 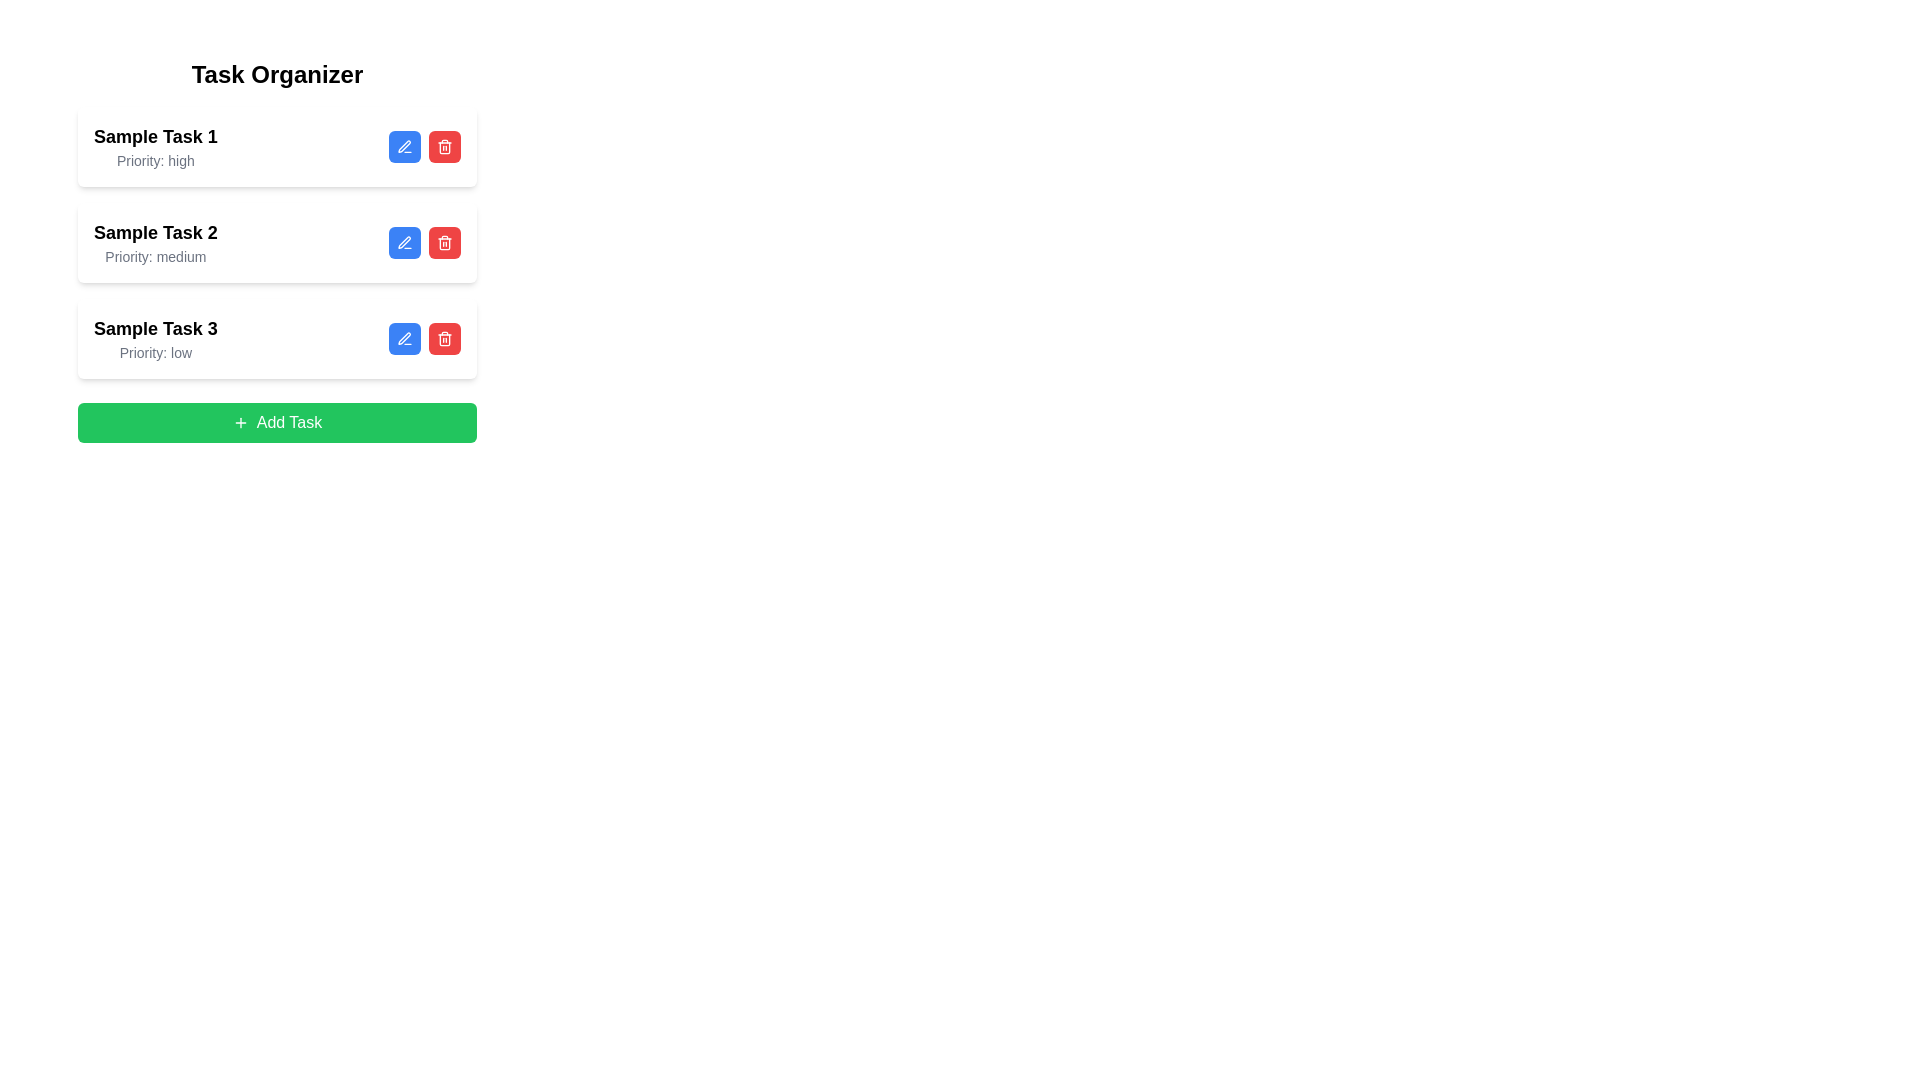 I want to click on the third task card in the task organizer, so click(x=276, y=338).